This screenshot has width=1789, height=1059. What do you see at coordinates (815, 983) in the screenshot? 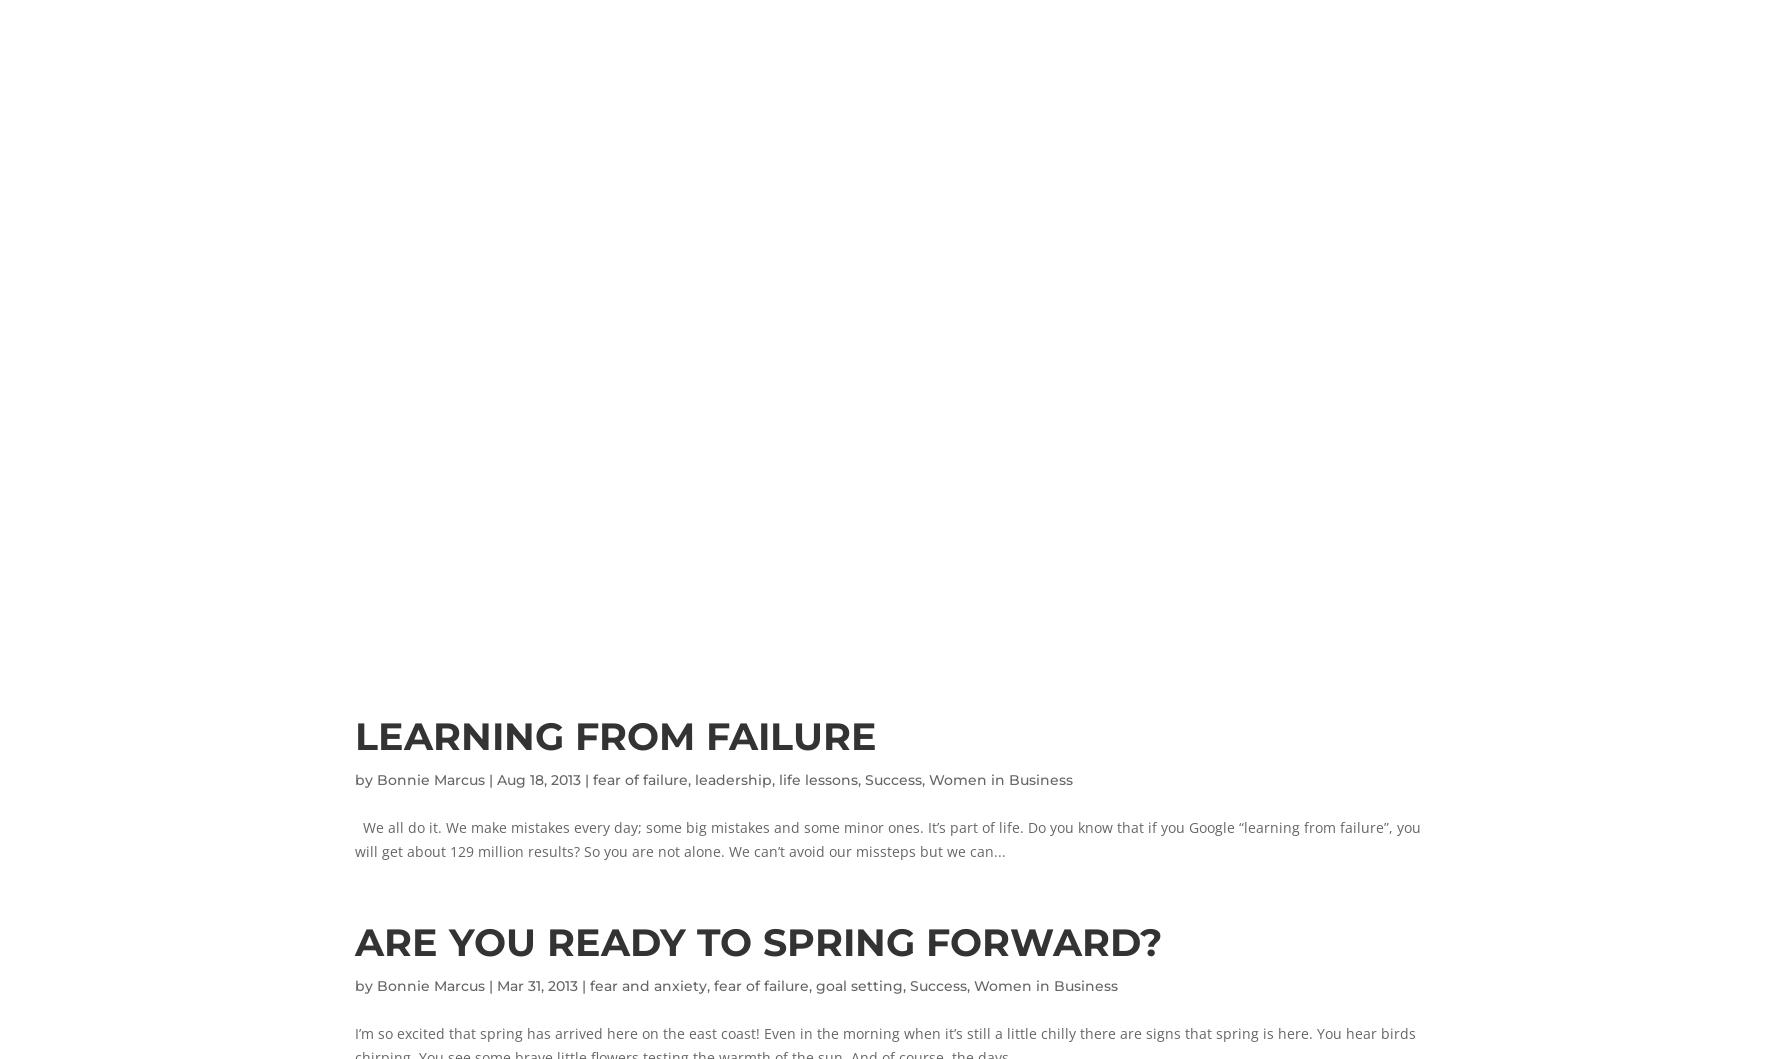
I see `'goal setting'` at bounding box center [815, 983].